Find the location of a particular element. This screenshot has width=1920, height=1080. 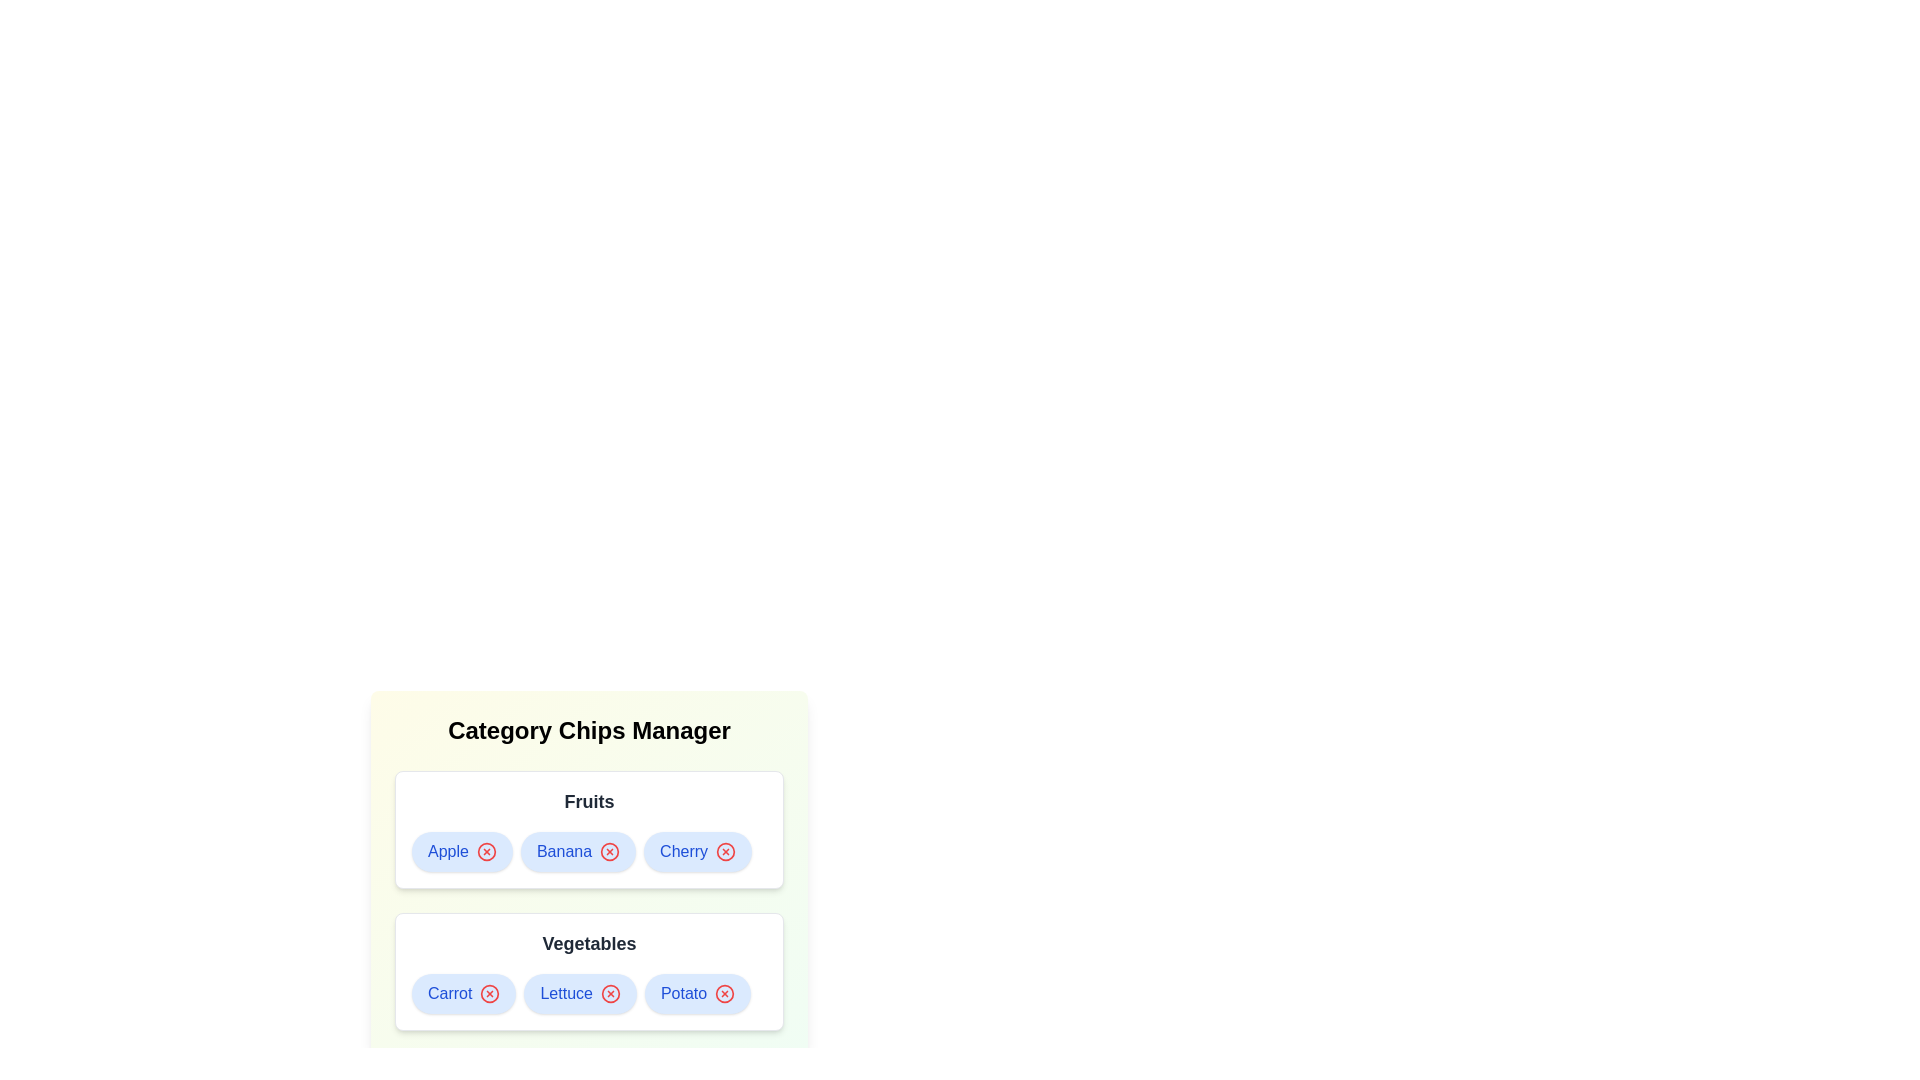

remove button for the chip labeled Banana is located at coordinates (609, 852).